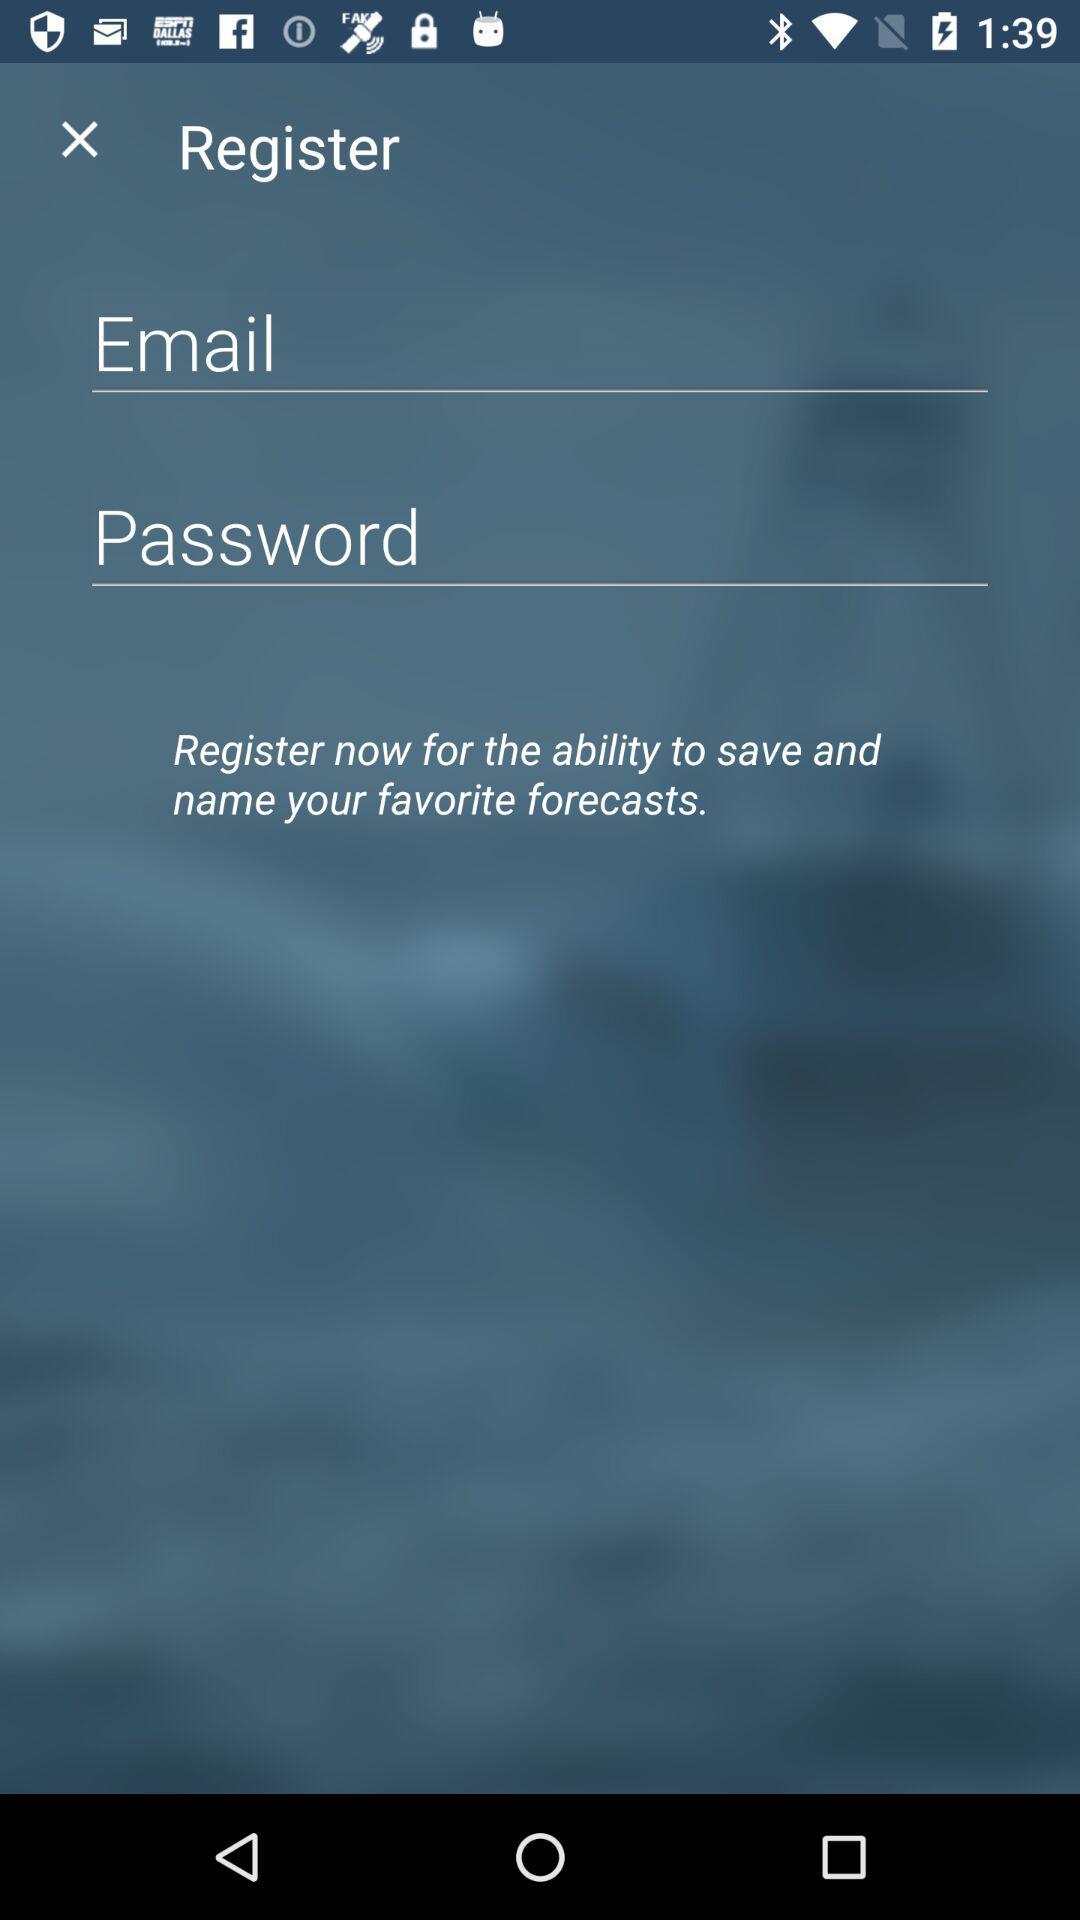  Describe the element at coordinates (540, 341) in the screenshot. I see `email` at that location.